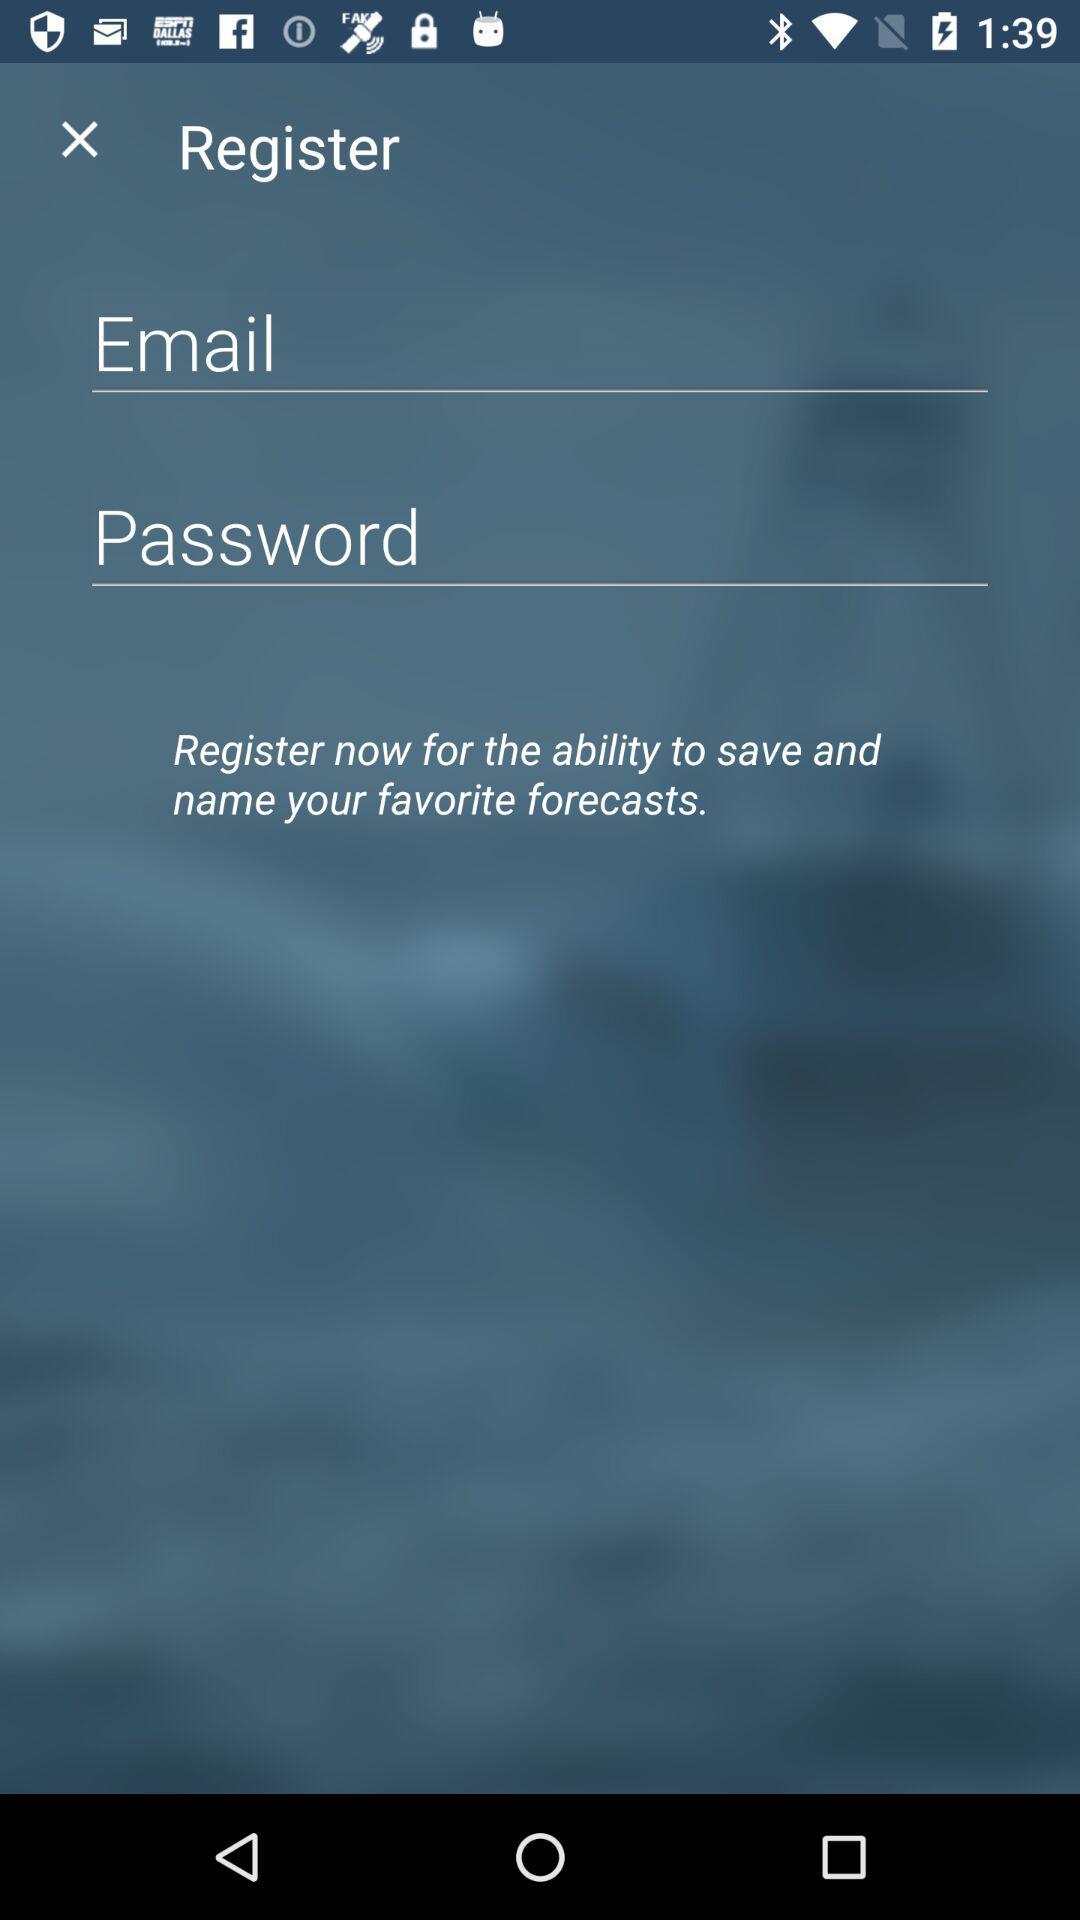  Describe the element at coordinates (540, 341) in the screenshot. I see `email` at that location.